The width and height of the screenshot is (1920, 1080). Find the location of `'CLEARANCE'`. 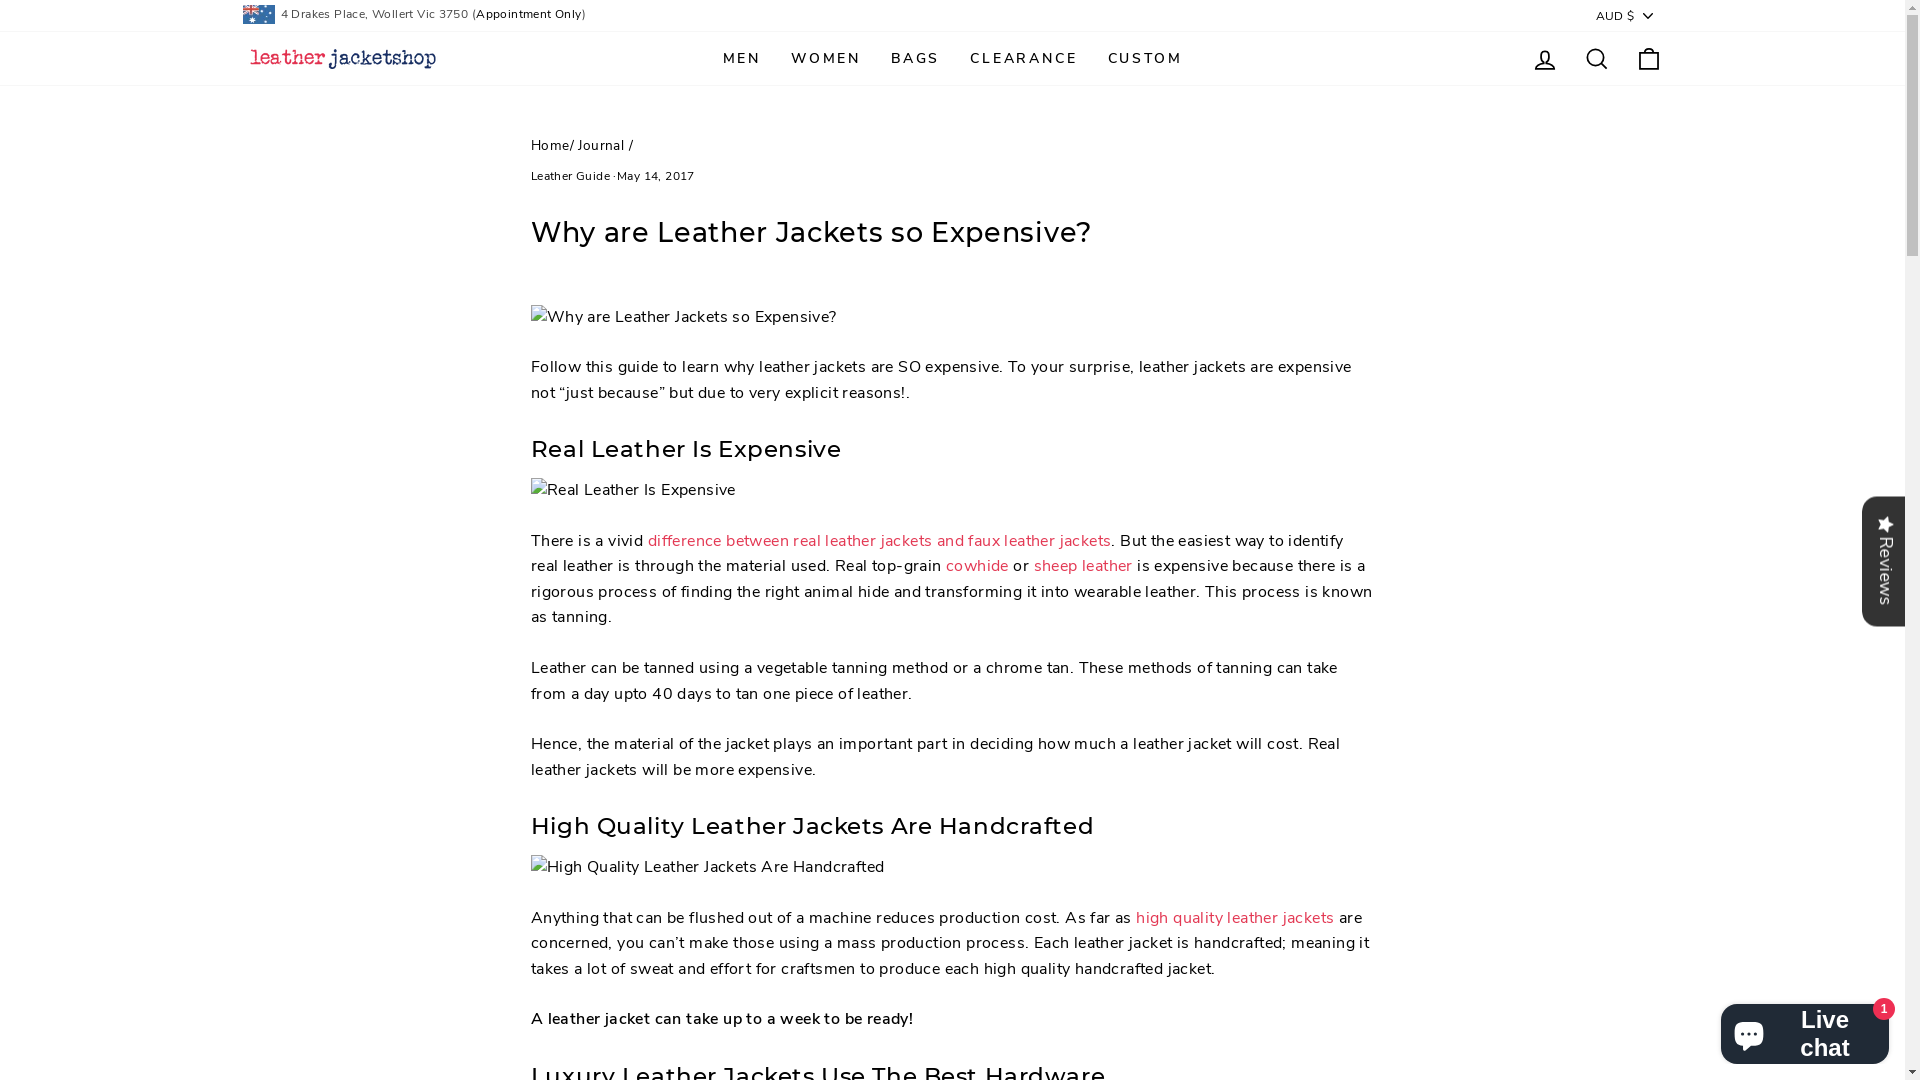

'CLEARANCE' is located at coordinates (1023, 57).